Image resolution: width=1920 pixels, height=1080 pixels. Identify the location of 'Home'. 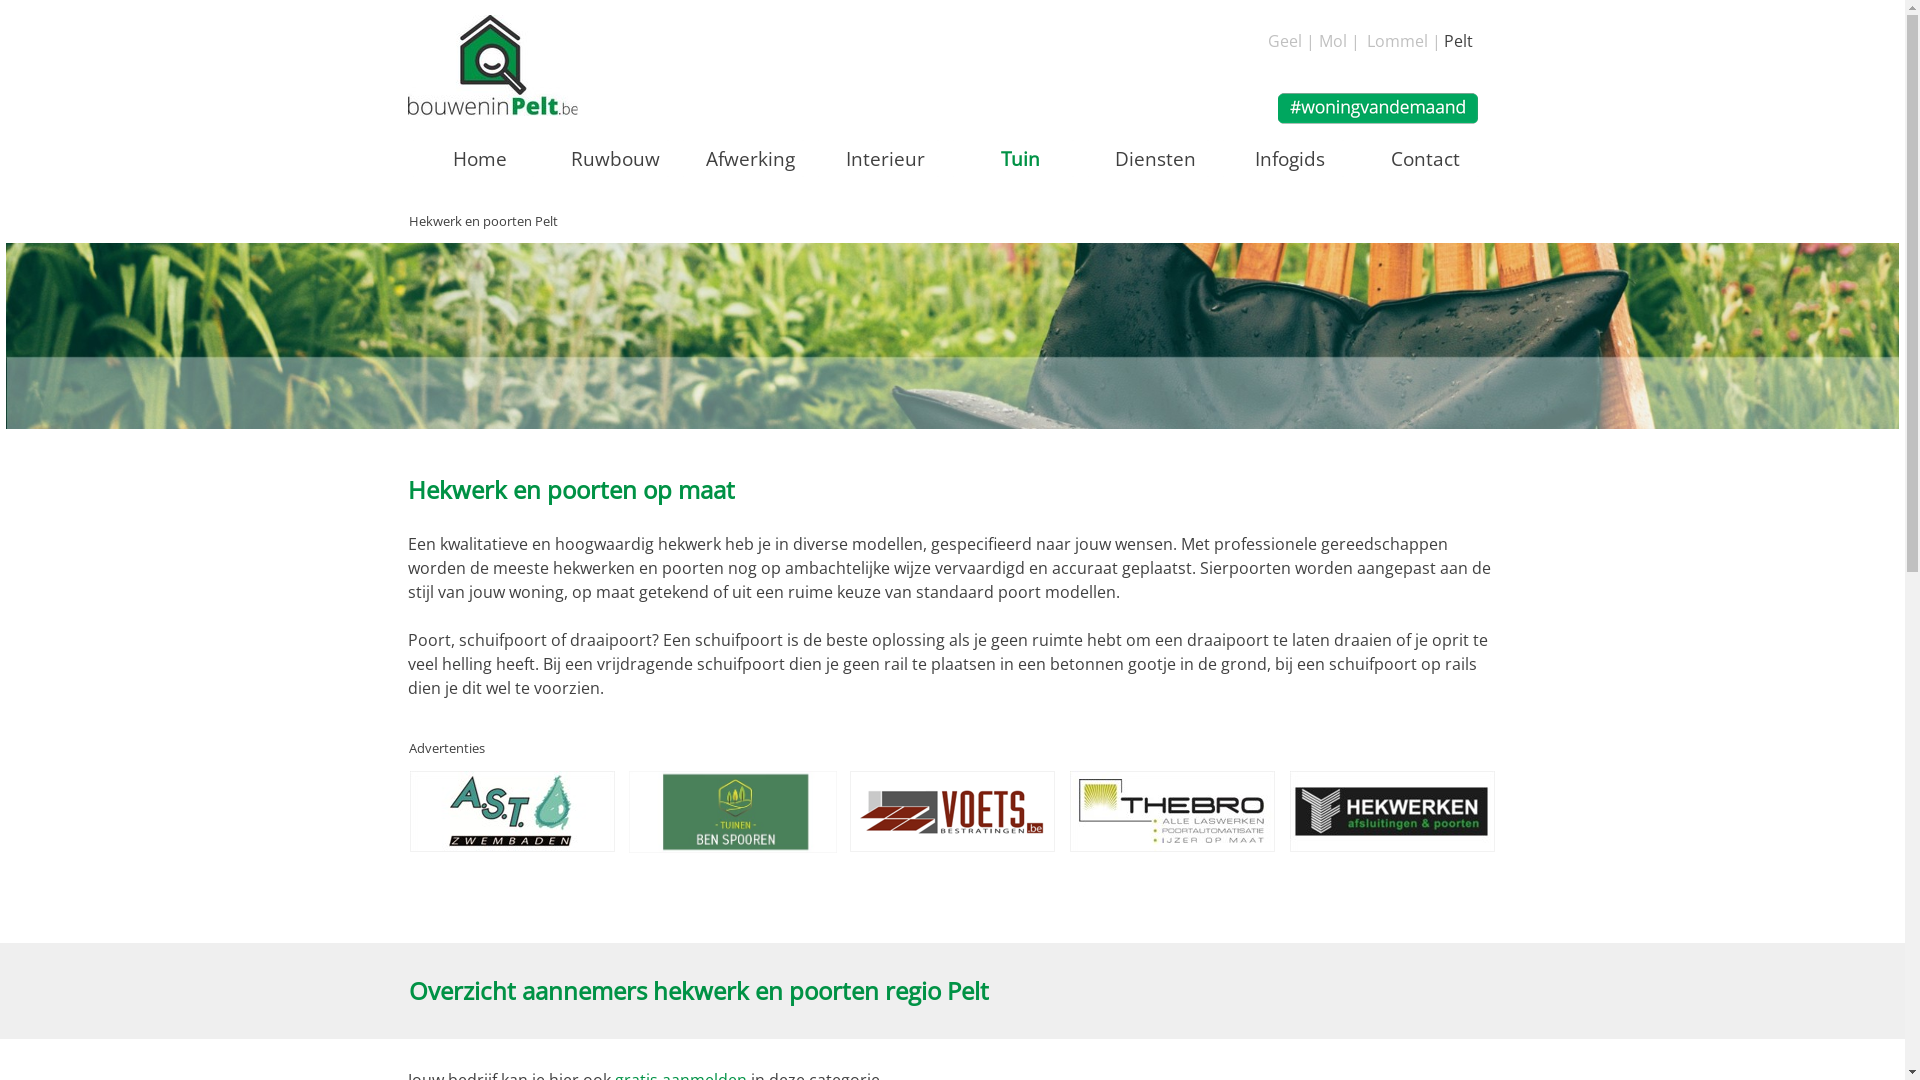
(480, 157).